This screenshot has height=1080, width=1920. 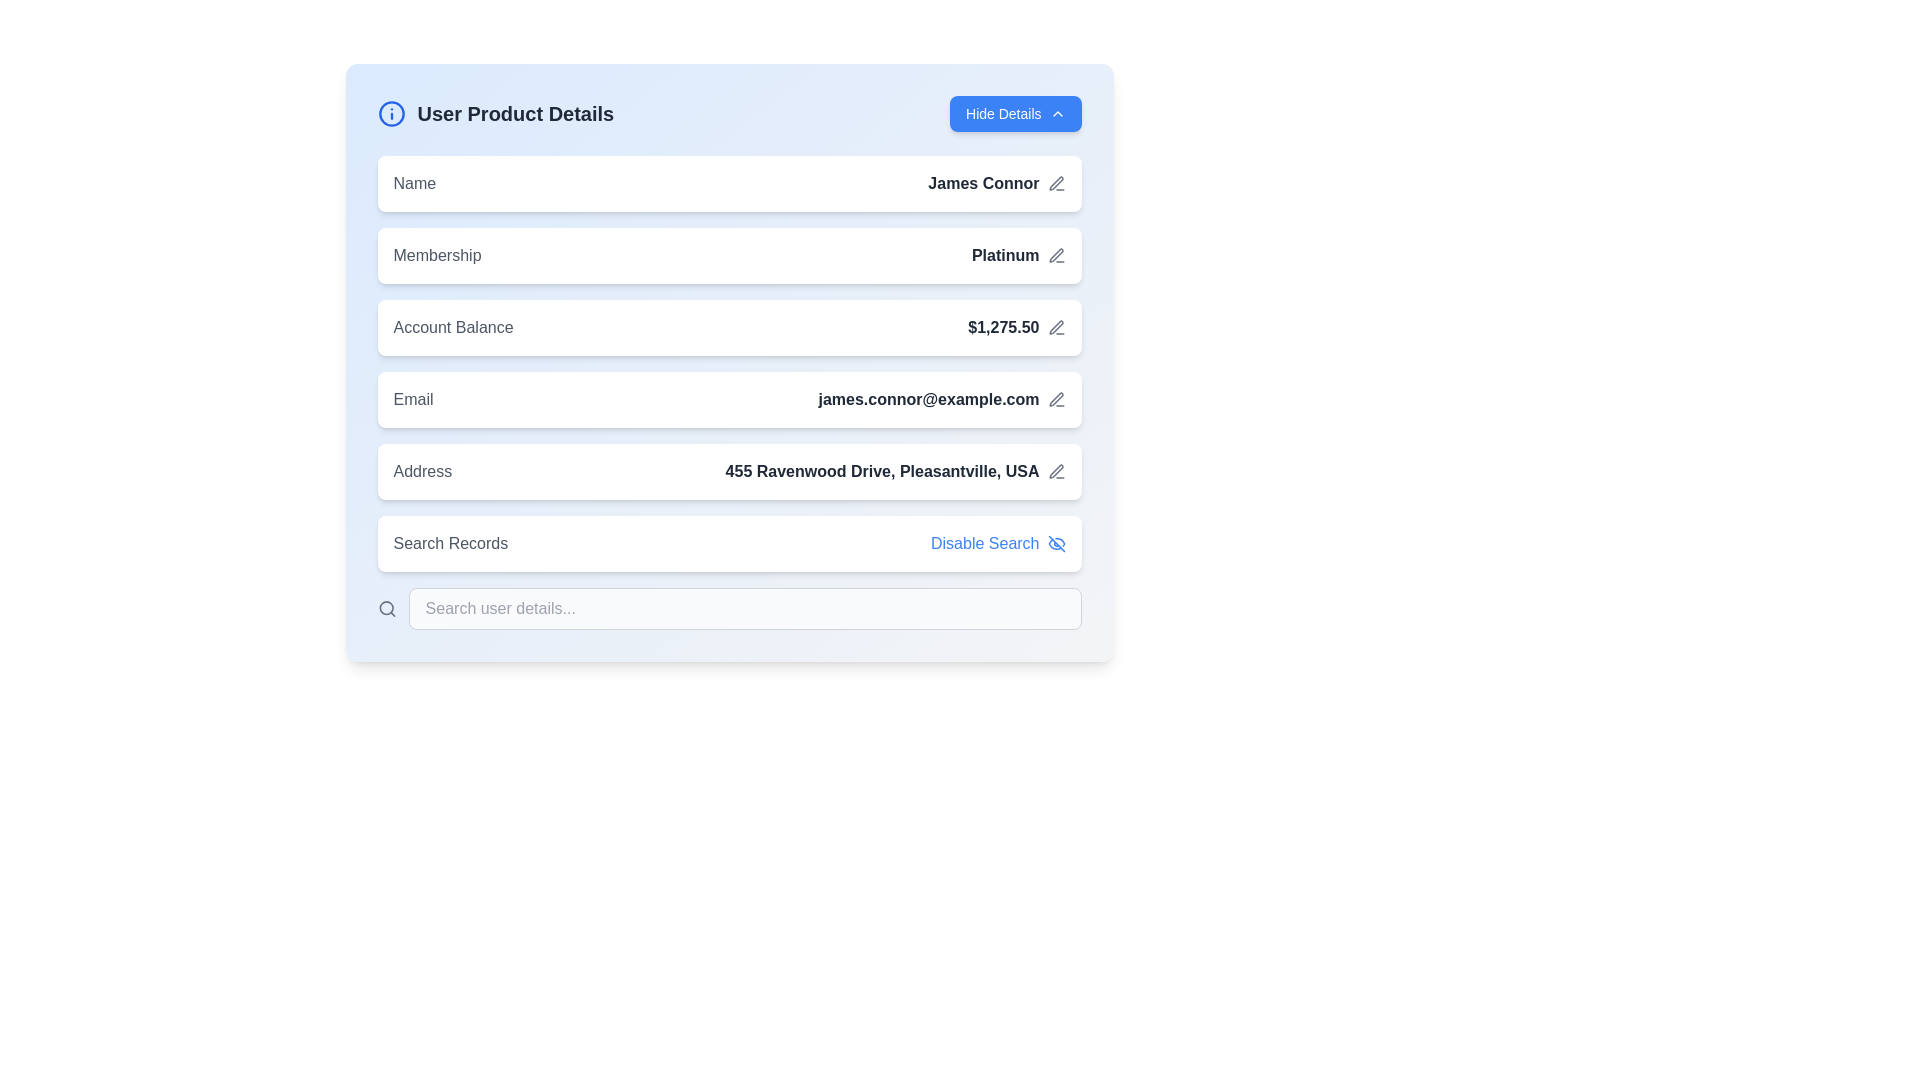 What do you see at coordinates (391, 114) in the screenshot?
I see `the informational icon located to the left of the title 'User Product Details'` at bounding box center [391, 114].